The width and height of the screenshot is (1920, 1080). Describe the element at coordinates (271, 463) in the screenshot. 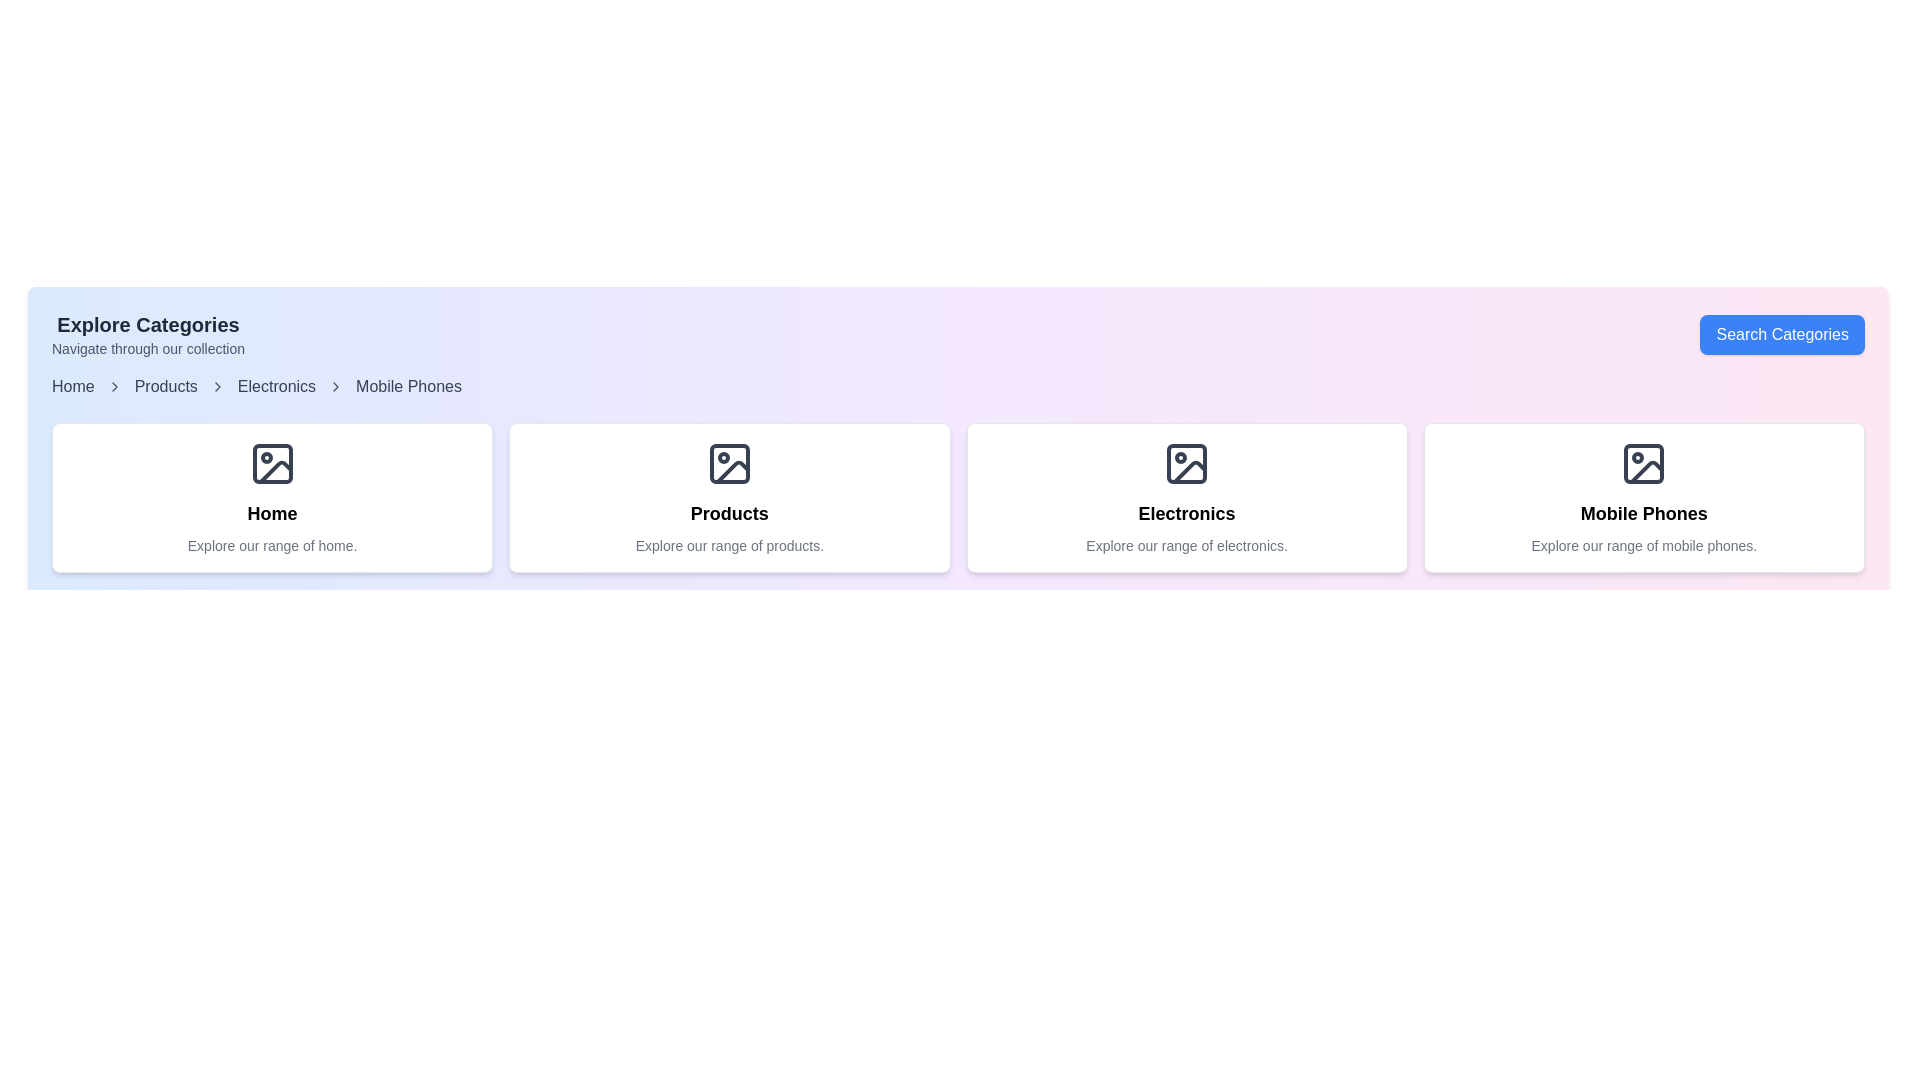

I see `the SVG icon` at that location.